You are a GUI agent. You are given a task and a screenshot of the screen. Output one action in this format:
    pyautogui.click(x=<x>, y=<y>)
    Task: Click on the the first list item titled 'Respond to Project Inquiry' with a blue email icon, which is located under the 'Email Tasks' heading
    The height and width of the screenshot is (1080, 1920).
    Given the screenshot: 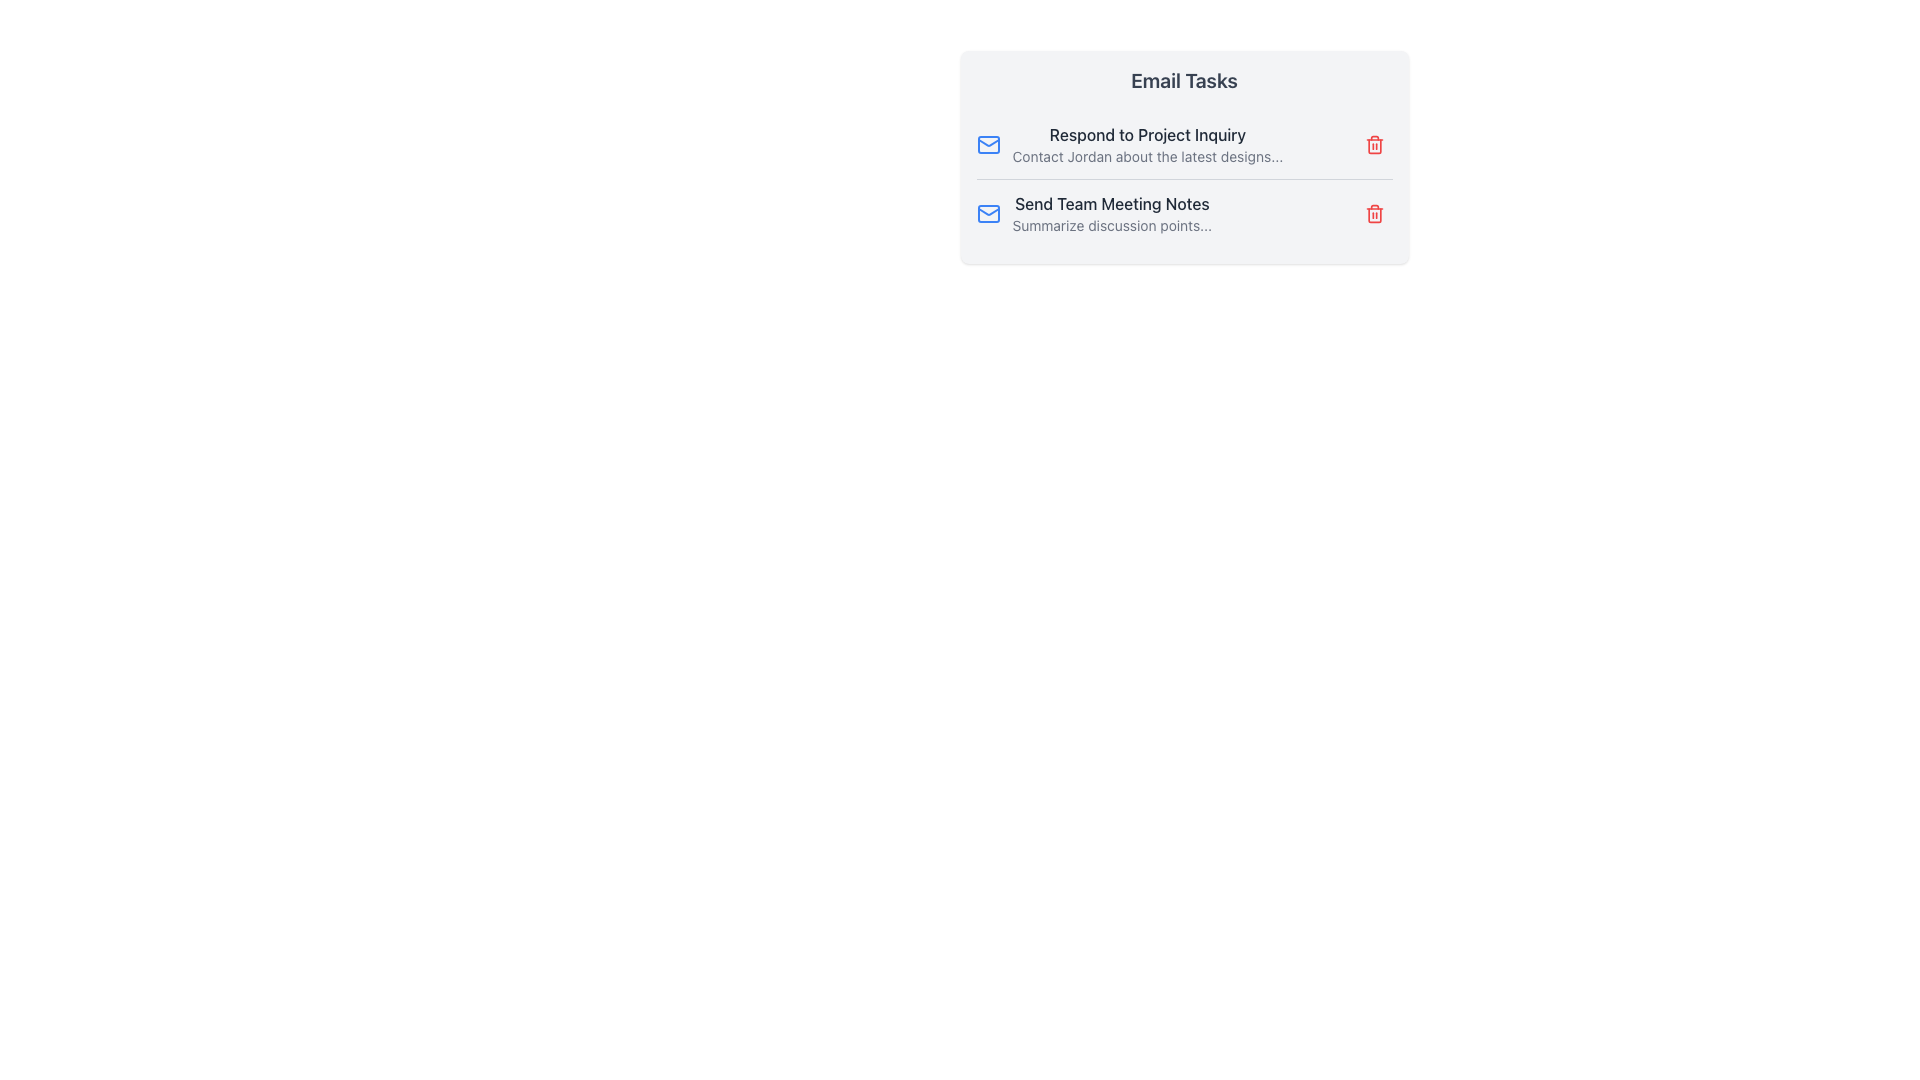 What is the action you would take?
    pyautogui.click(x=1129, y=144)
    